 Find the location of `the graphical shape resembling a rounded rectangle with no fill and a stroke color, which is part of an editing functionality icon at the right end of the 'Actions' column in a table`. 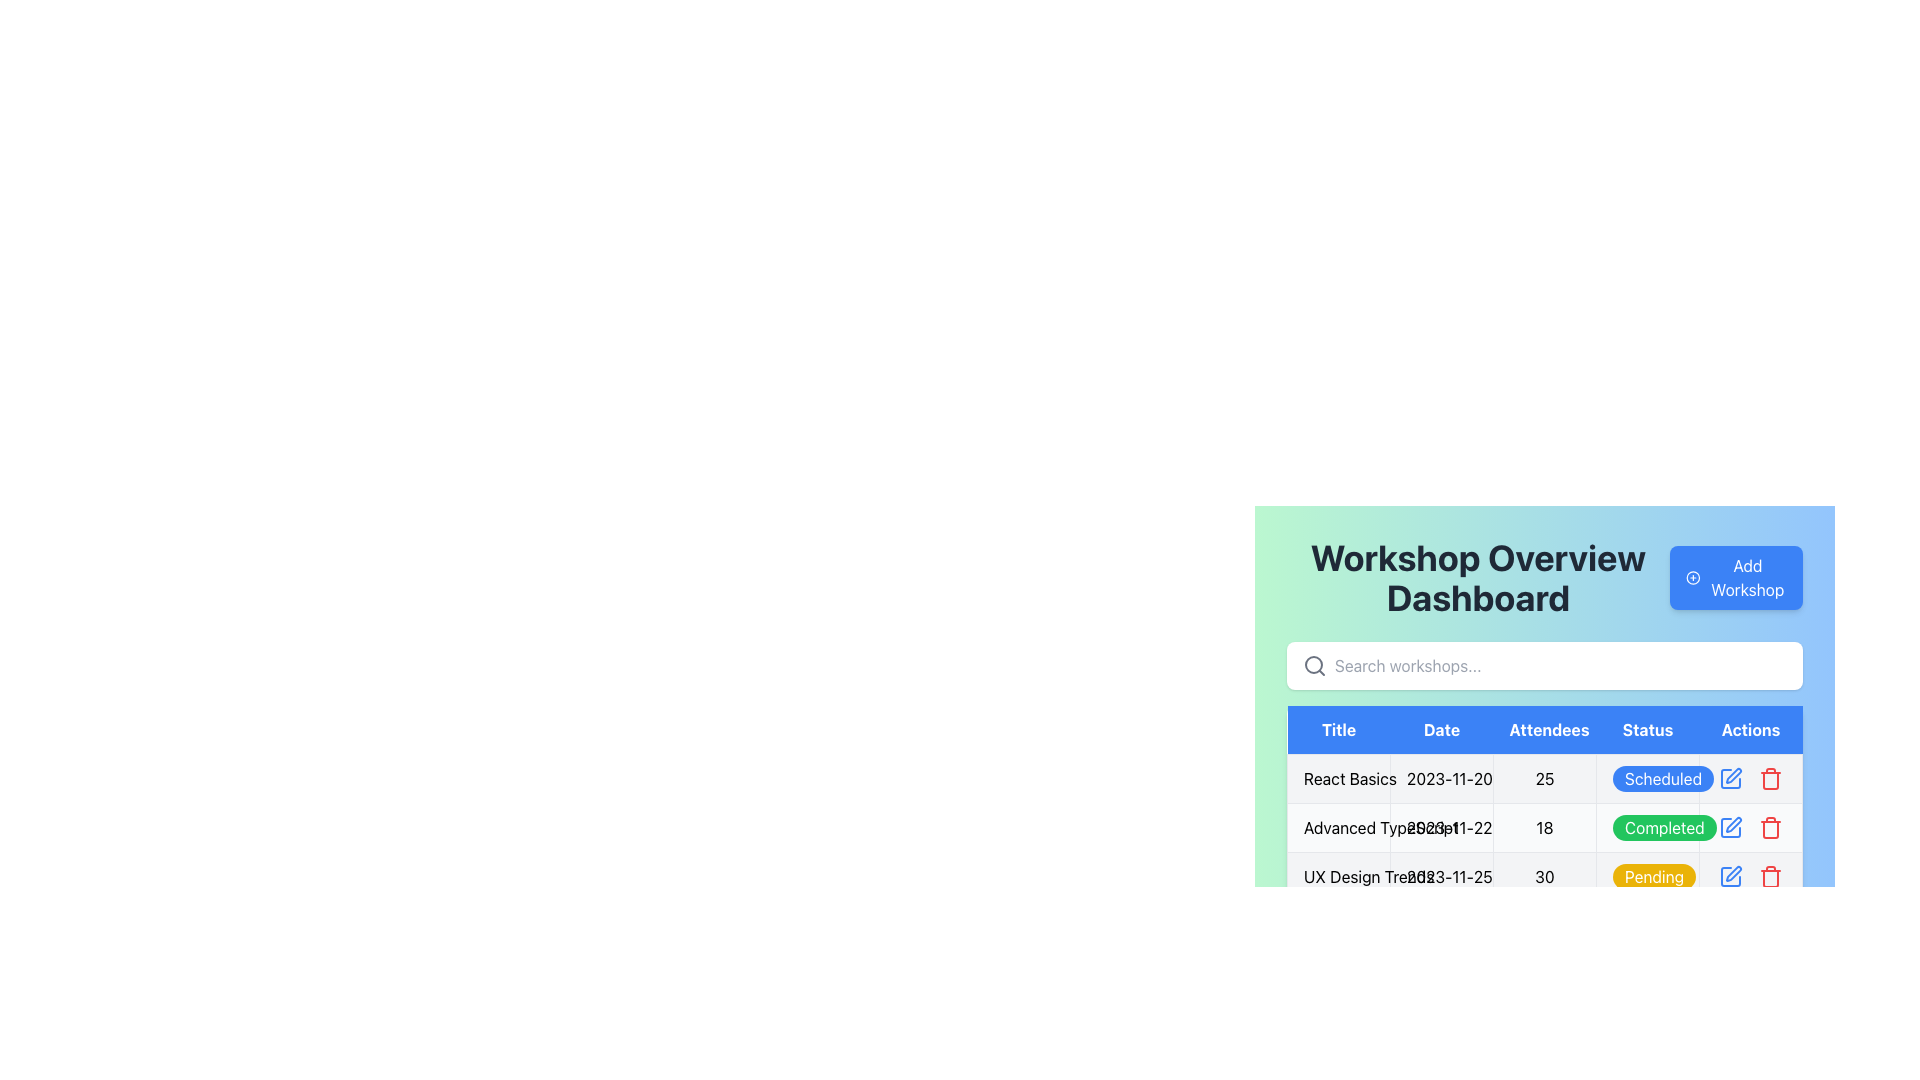

the graphical shape resembling a rounded rectangle with no fill and a stroke color, which is part of an editing functionality icon at the right end of the 'Actions' column in a table is located at coordinates (1730, 778).